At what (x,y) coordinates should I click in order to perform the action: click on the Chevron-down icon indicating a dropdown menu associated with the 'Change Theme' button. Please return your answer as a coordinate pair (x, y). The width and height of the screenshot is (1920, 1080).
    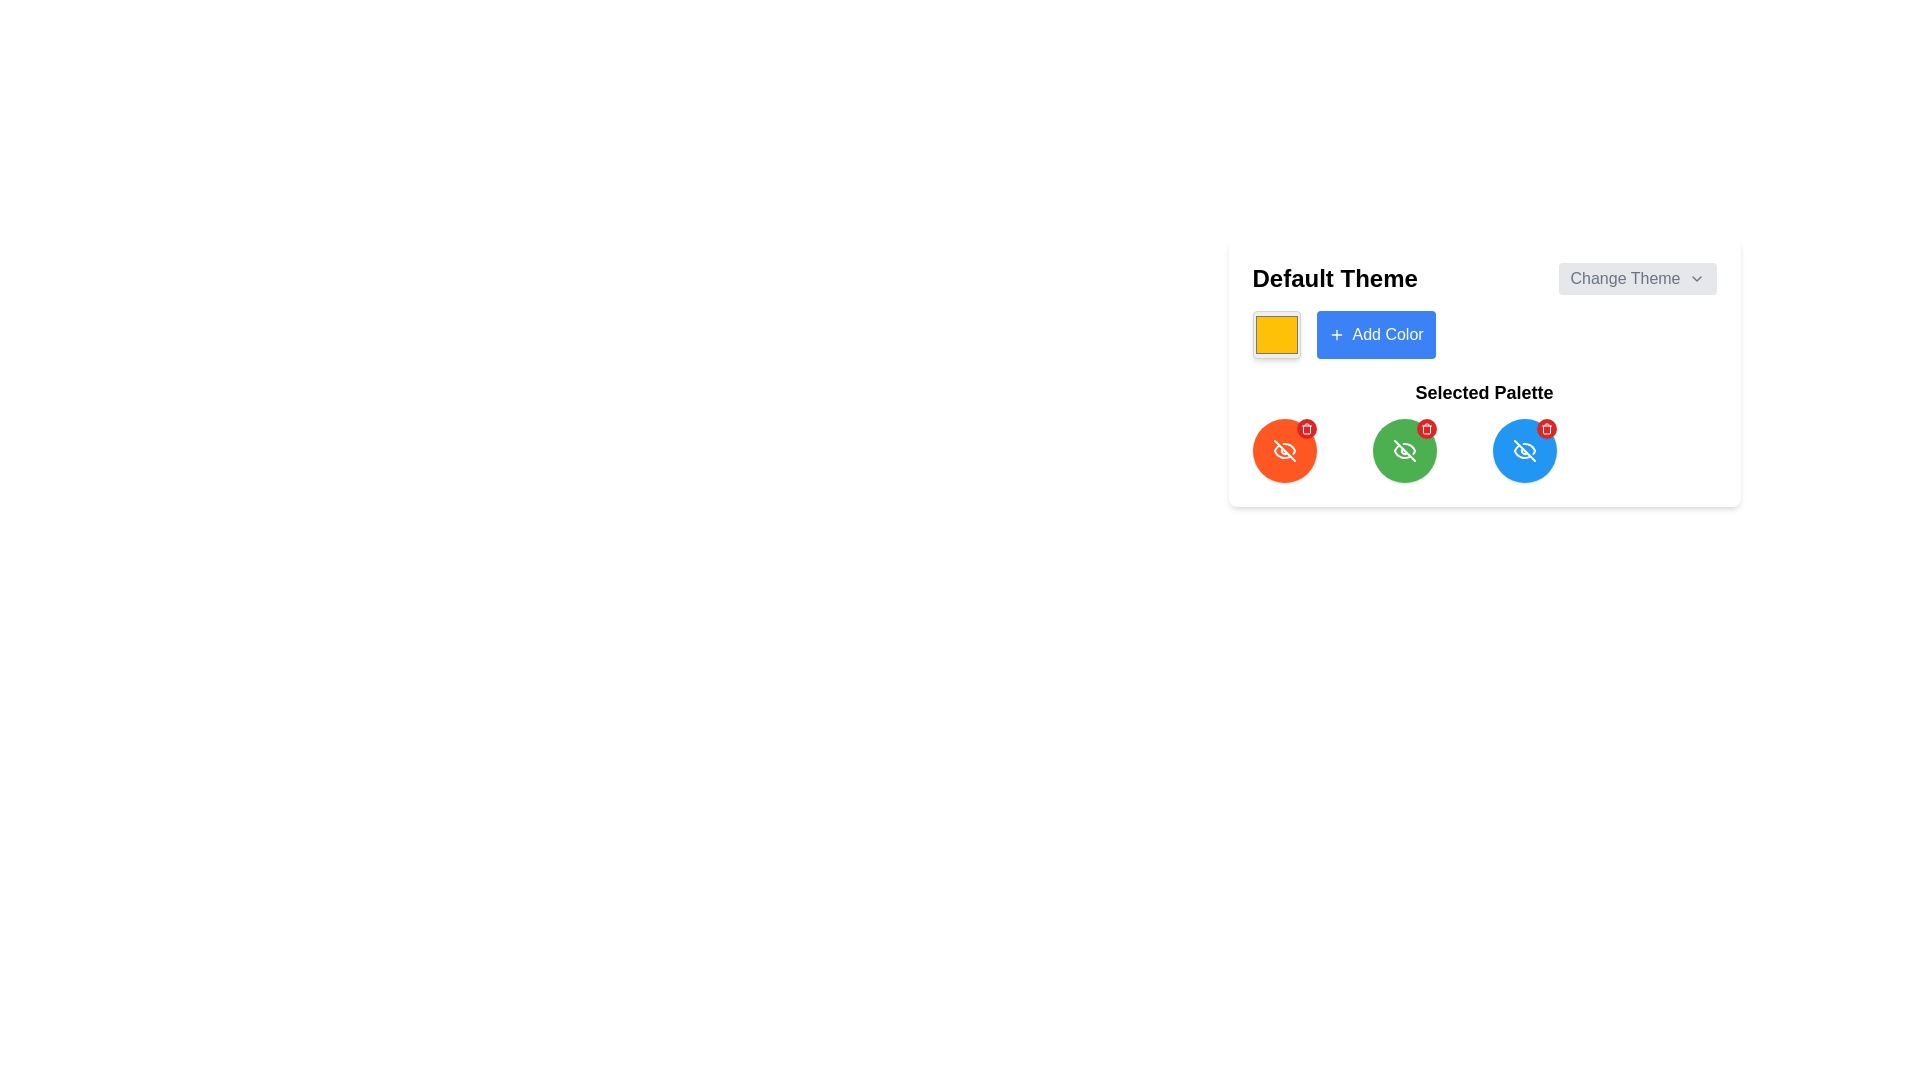
    Looking at the image, I should click on (1695, 278).